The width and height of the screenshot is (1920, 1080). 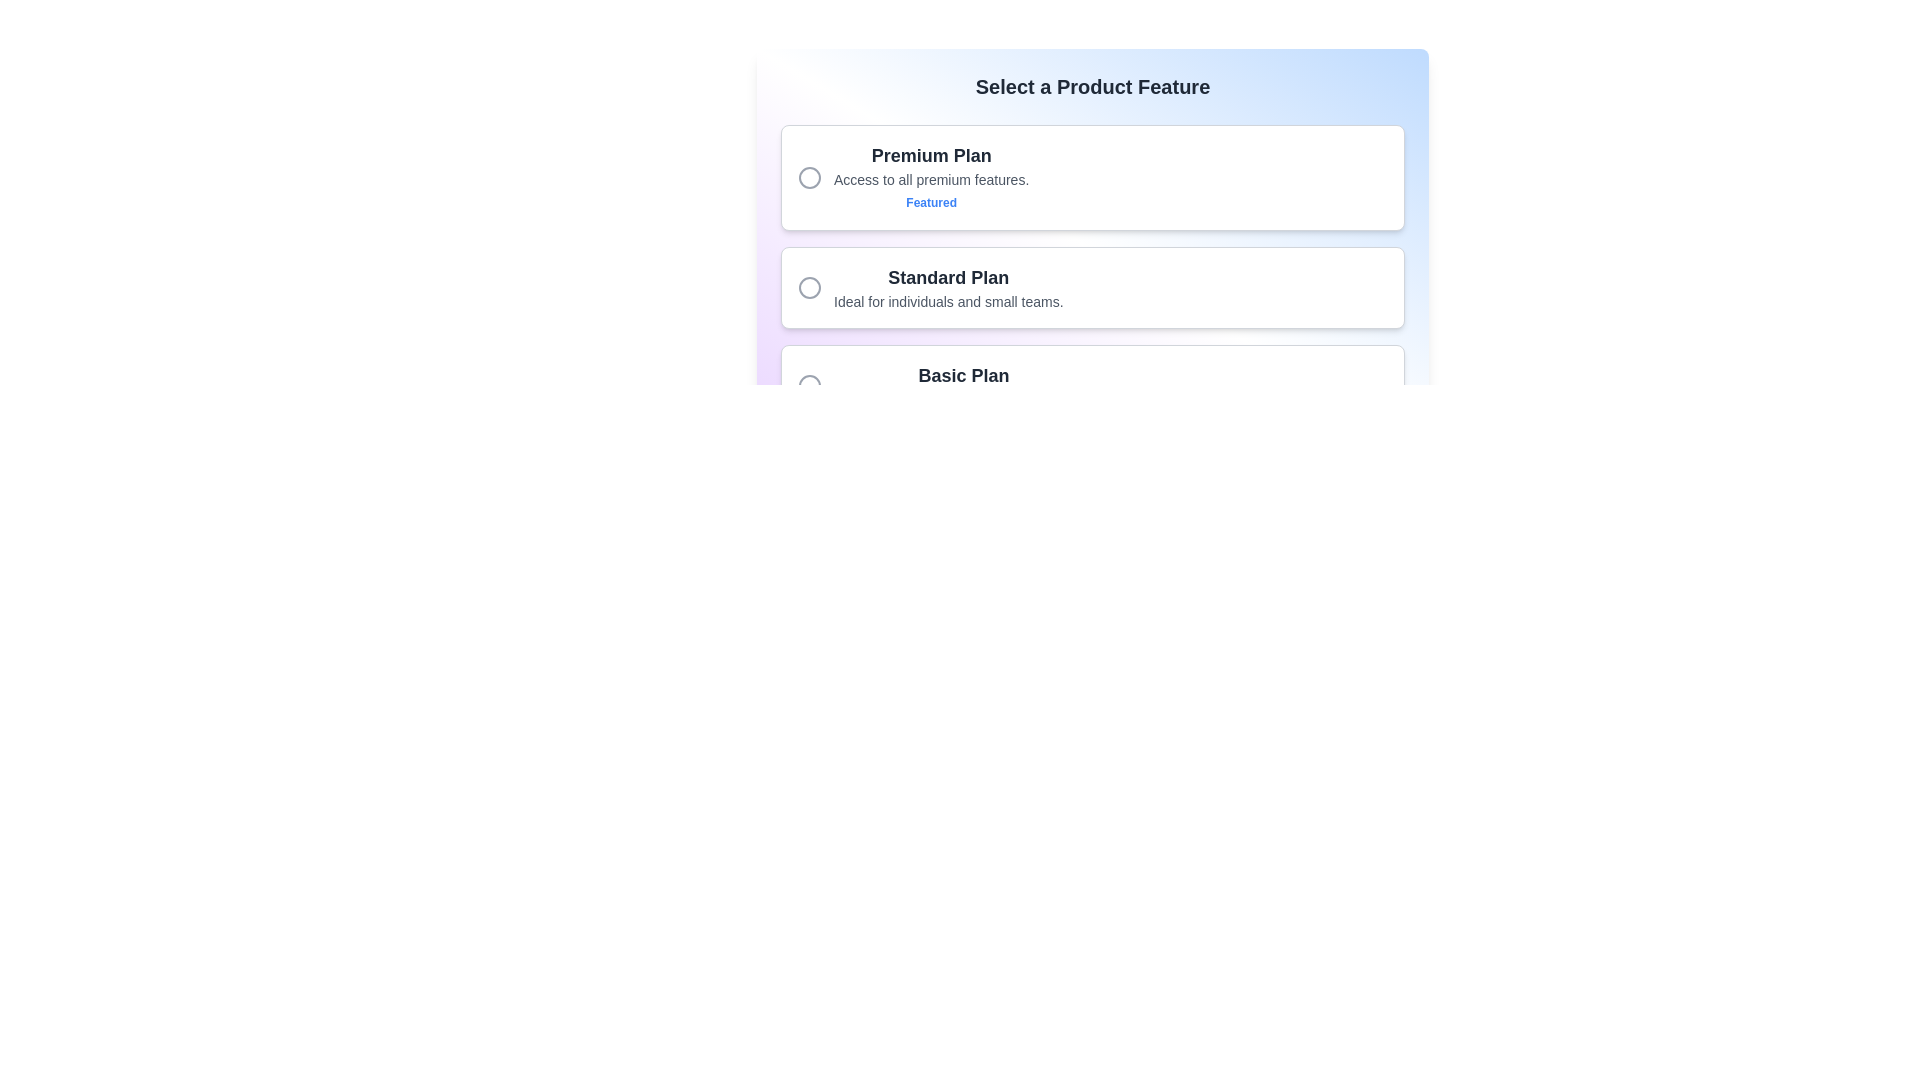 I want to click on the text content block that describes the 'Standard Plan' option, which is located between the 'Premium Plan' and 'Basic Plan' options in the selection interface, so click(x=947, y=288).